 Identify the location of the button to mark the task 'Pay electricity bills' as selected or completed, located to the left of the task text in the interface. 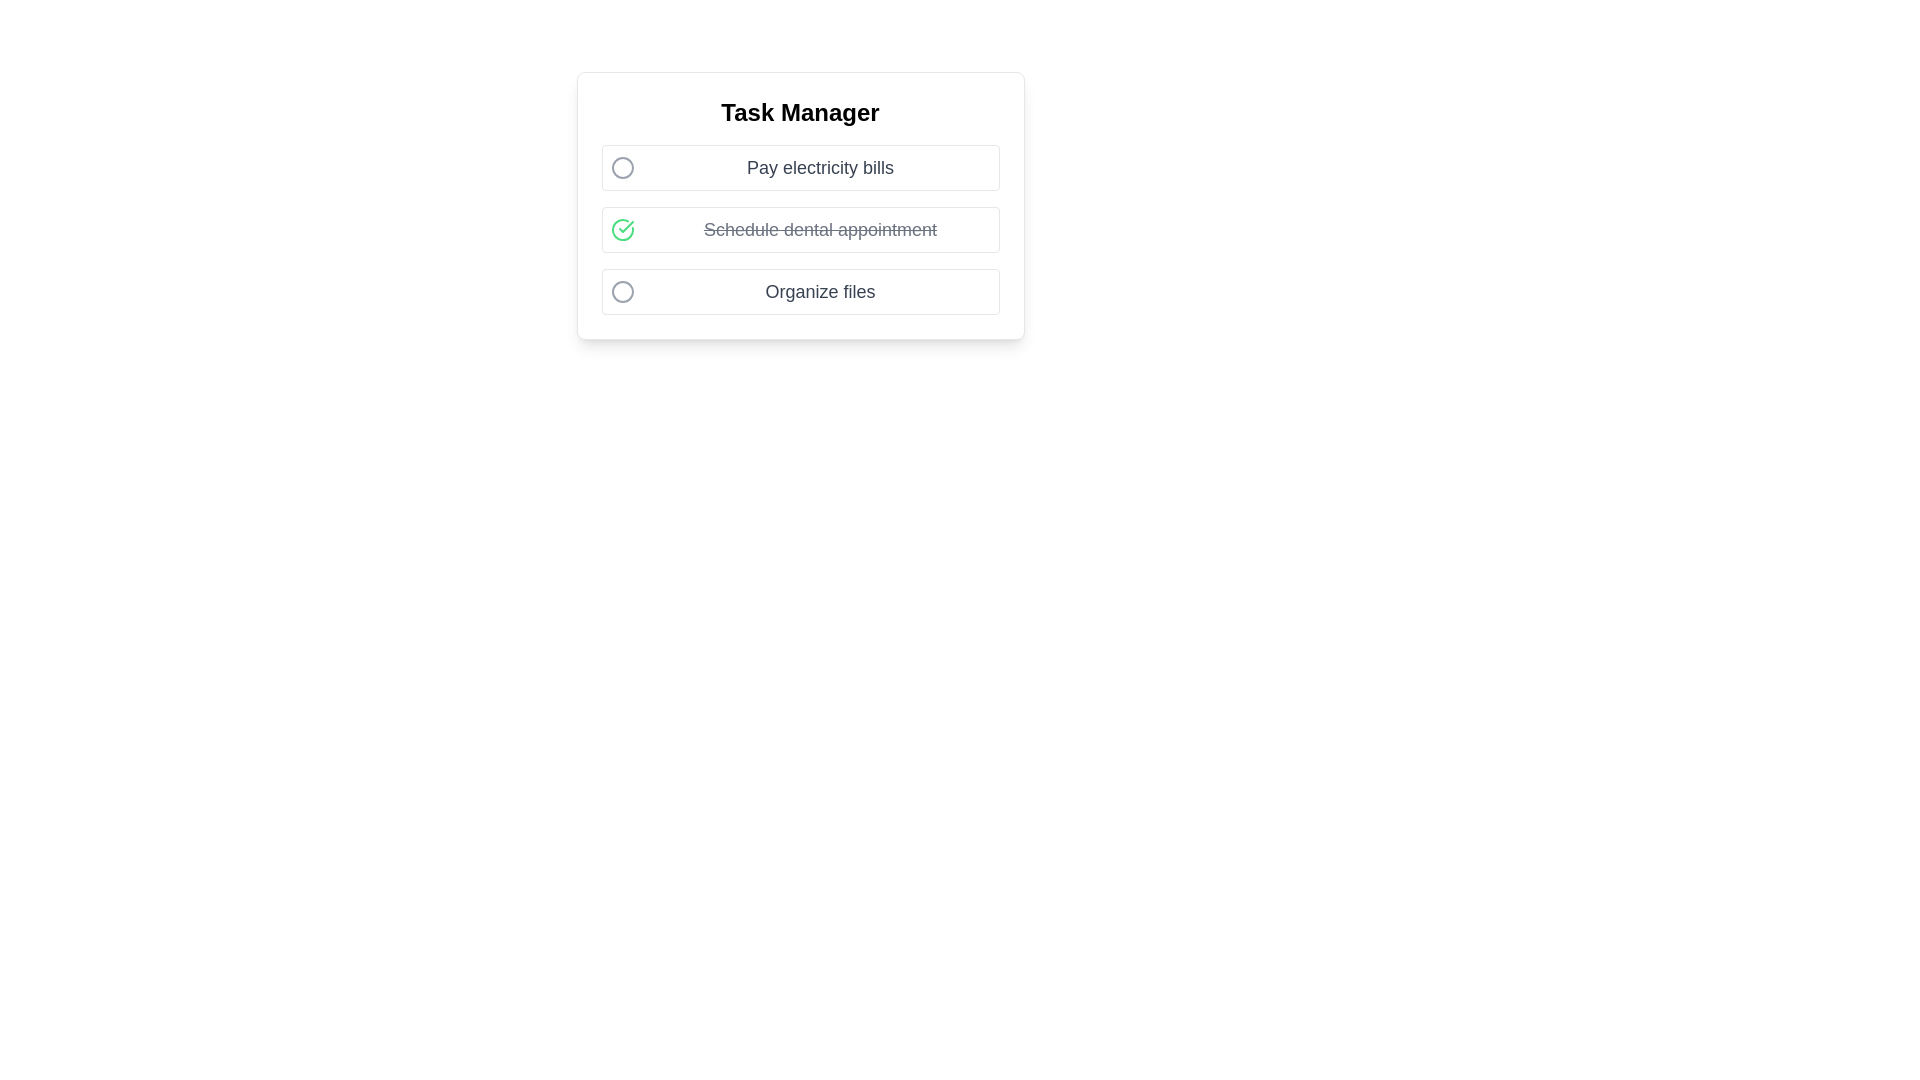
(621, 167).